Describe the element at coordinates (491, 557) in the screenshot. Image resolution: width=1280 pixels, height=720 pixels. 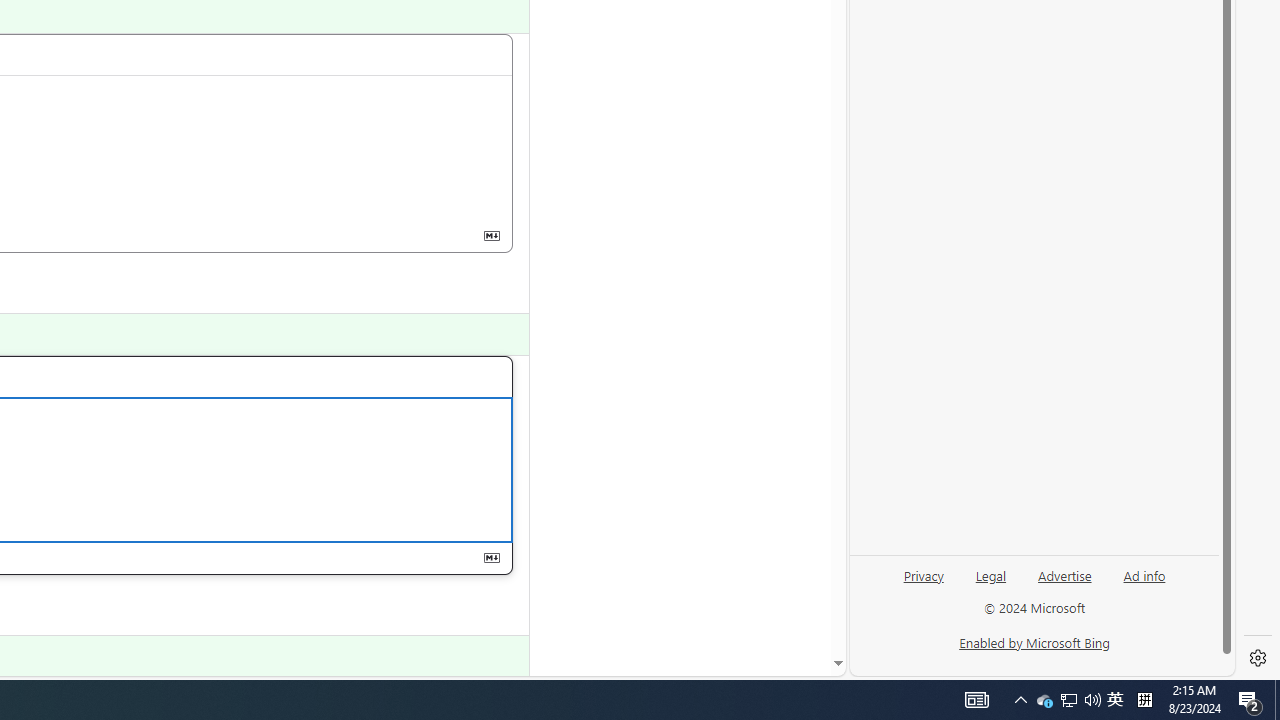
I see `'Class: s16 gl-icon gl-button-icon '` at that location.